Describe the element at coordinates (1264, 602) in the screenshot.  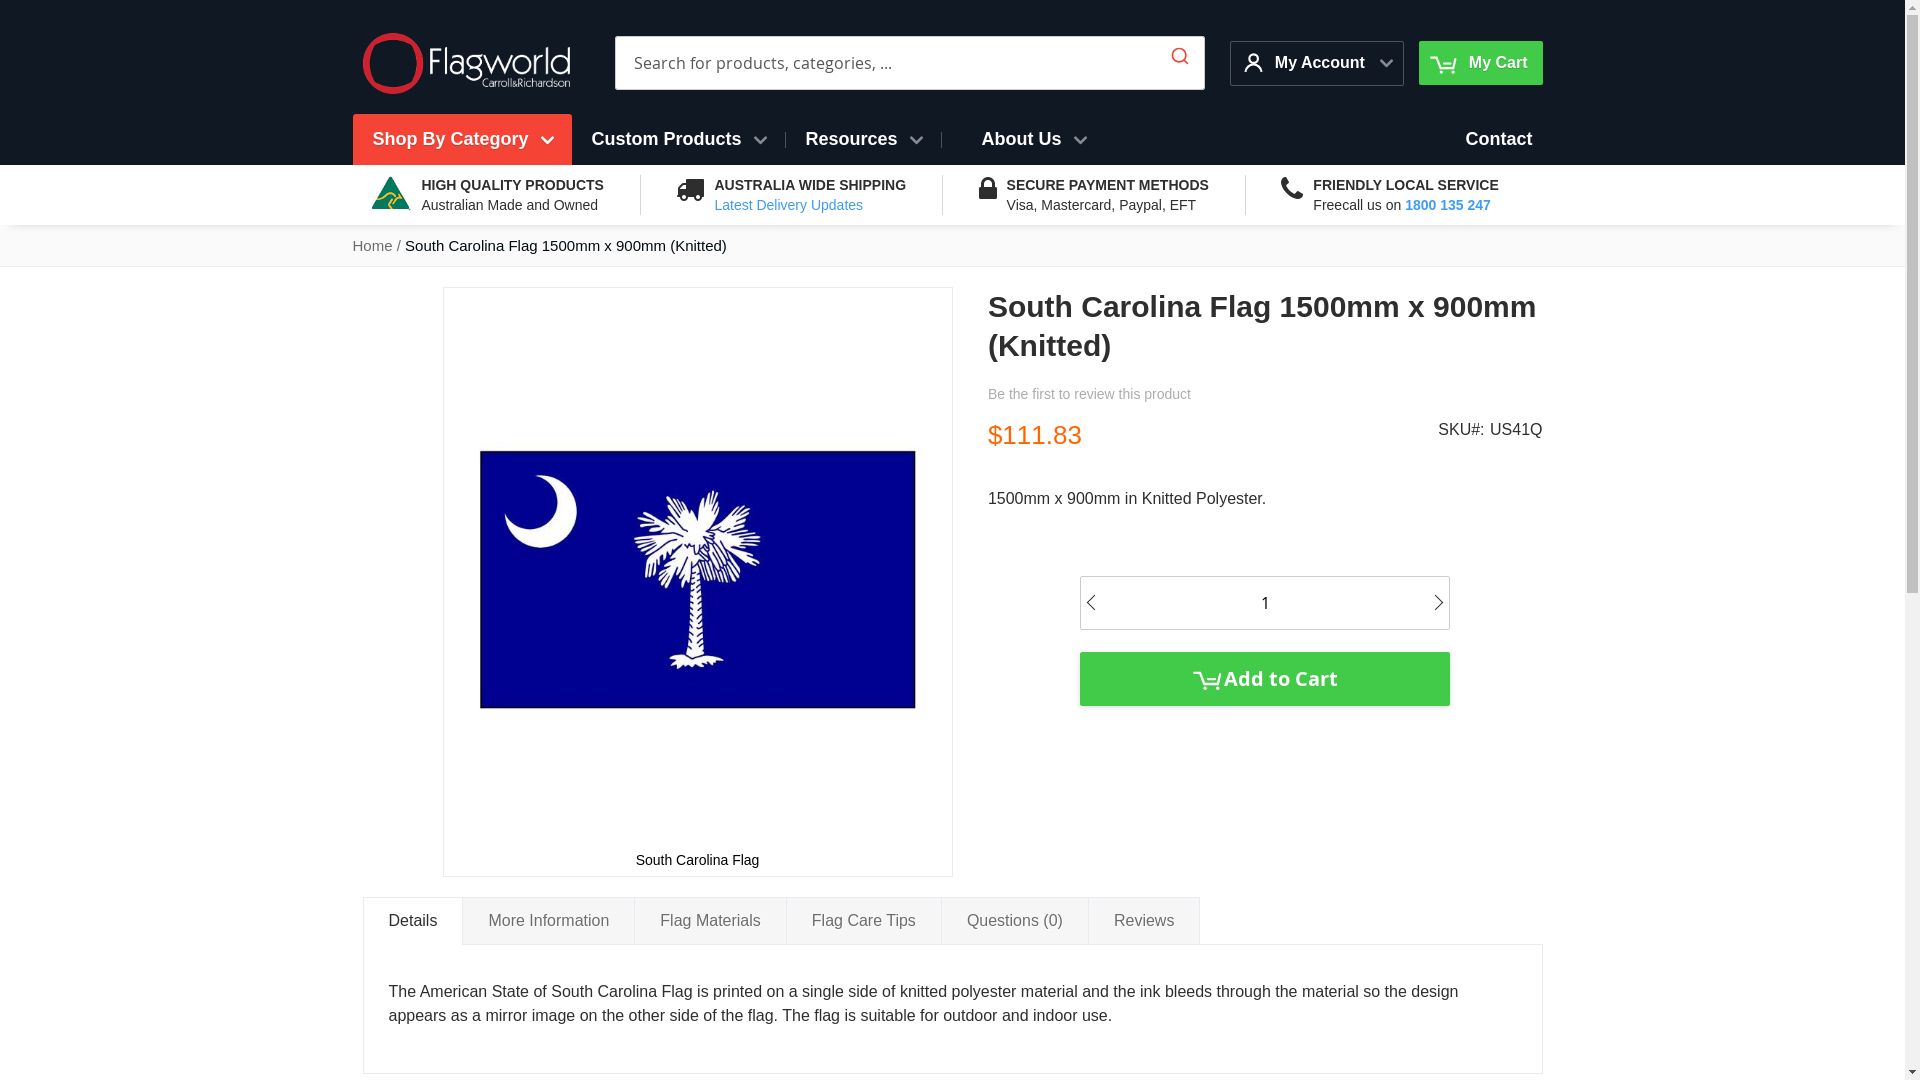
I see `'Qty'` at that location.